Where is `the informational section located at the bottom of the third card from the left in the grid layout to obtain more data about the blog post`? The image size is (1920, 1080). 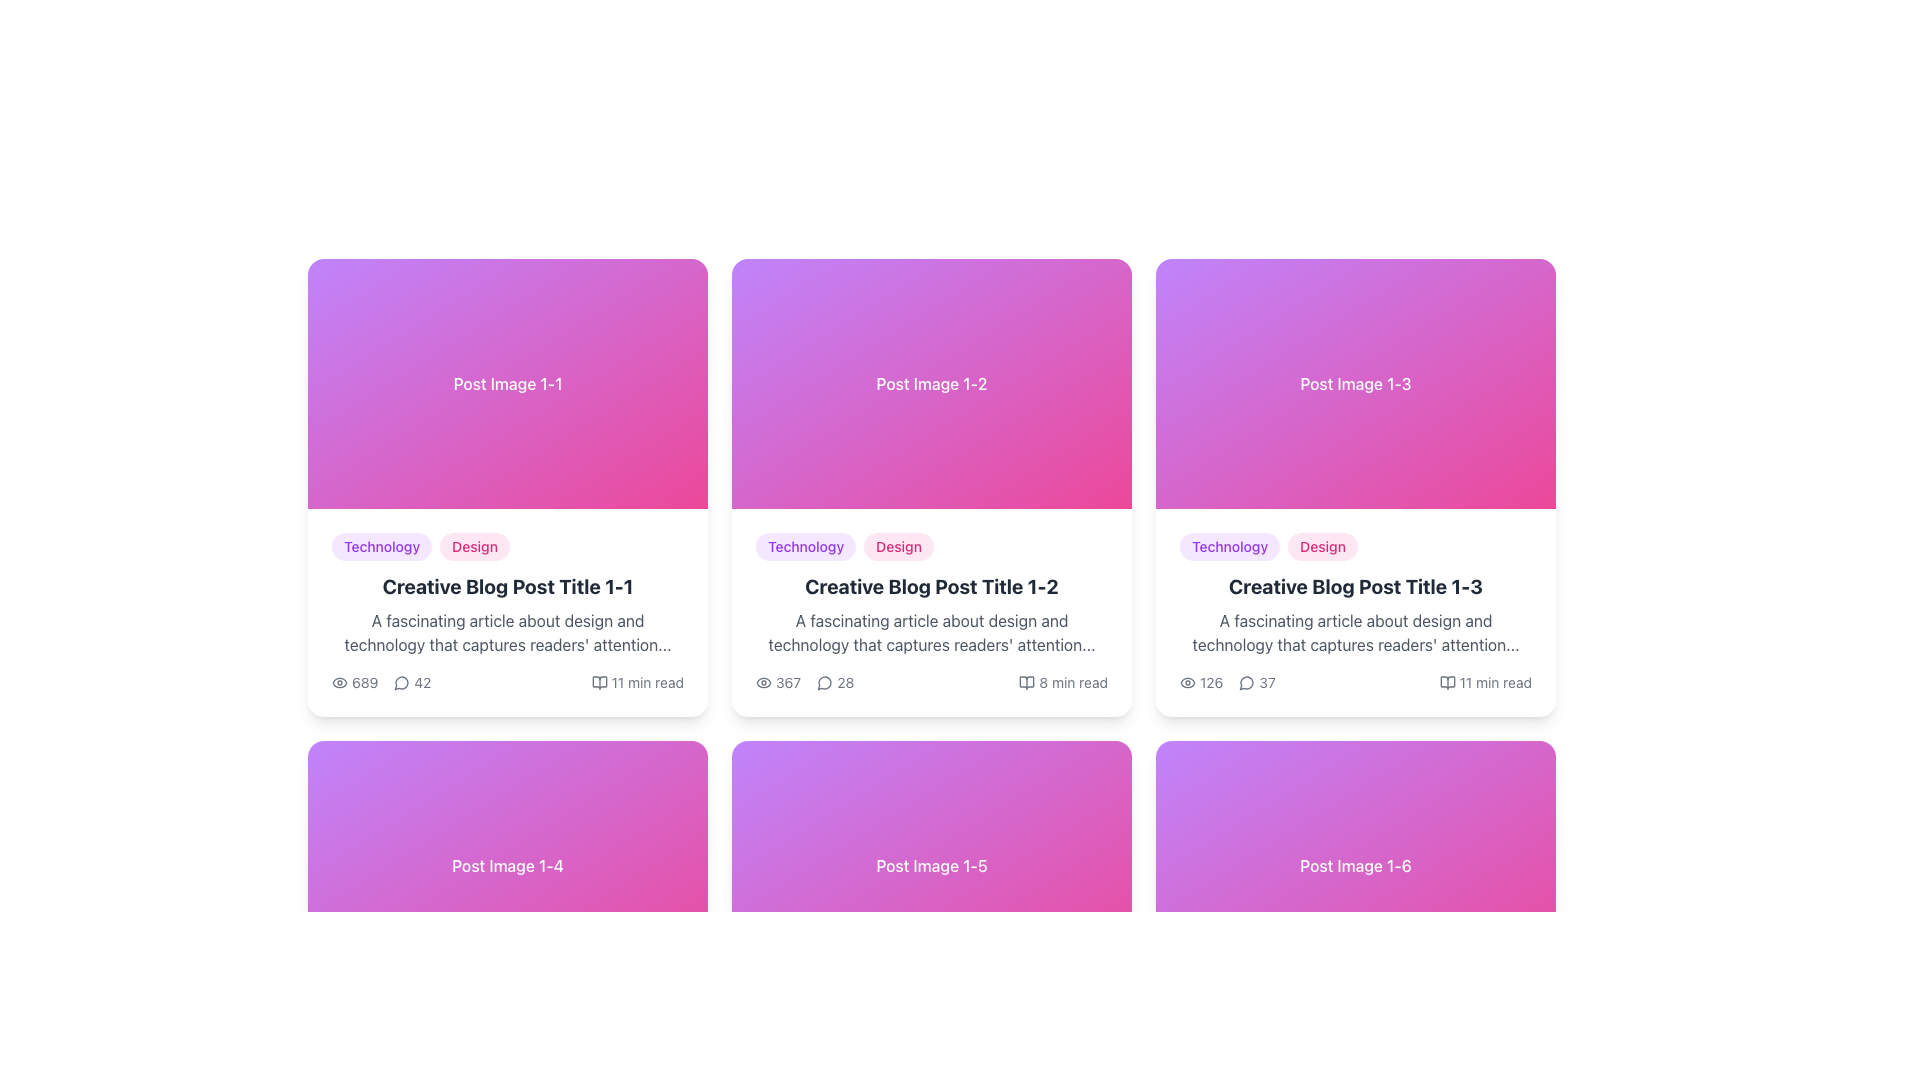
the informational section located at the bottom of the third card from the left in the grid layout to obtain more data about the blog post is located at coordinates (1356, 681).